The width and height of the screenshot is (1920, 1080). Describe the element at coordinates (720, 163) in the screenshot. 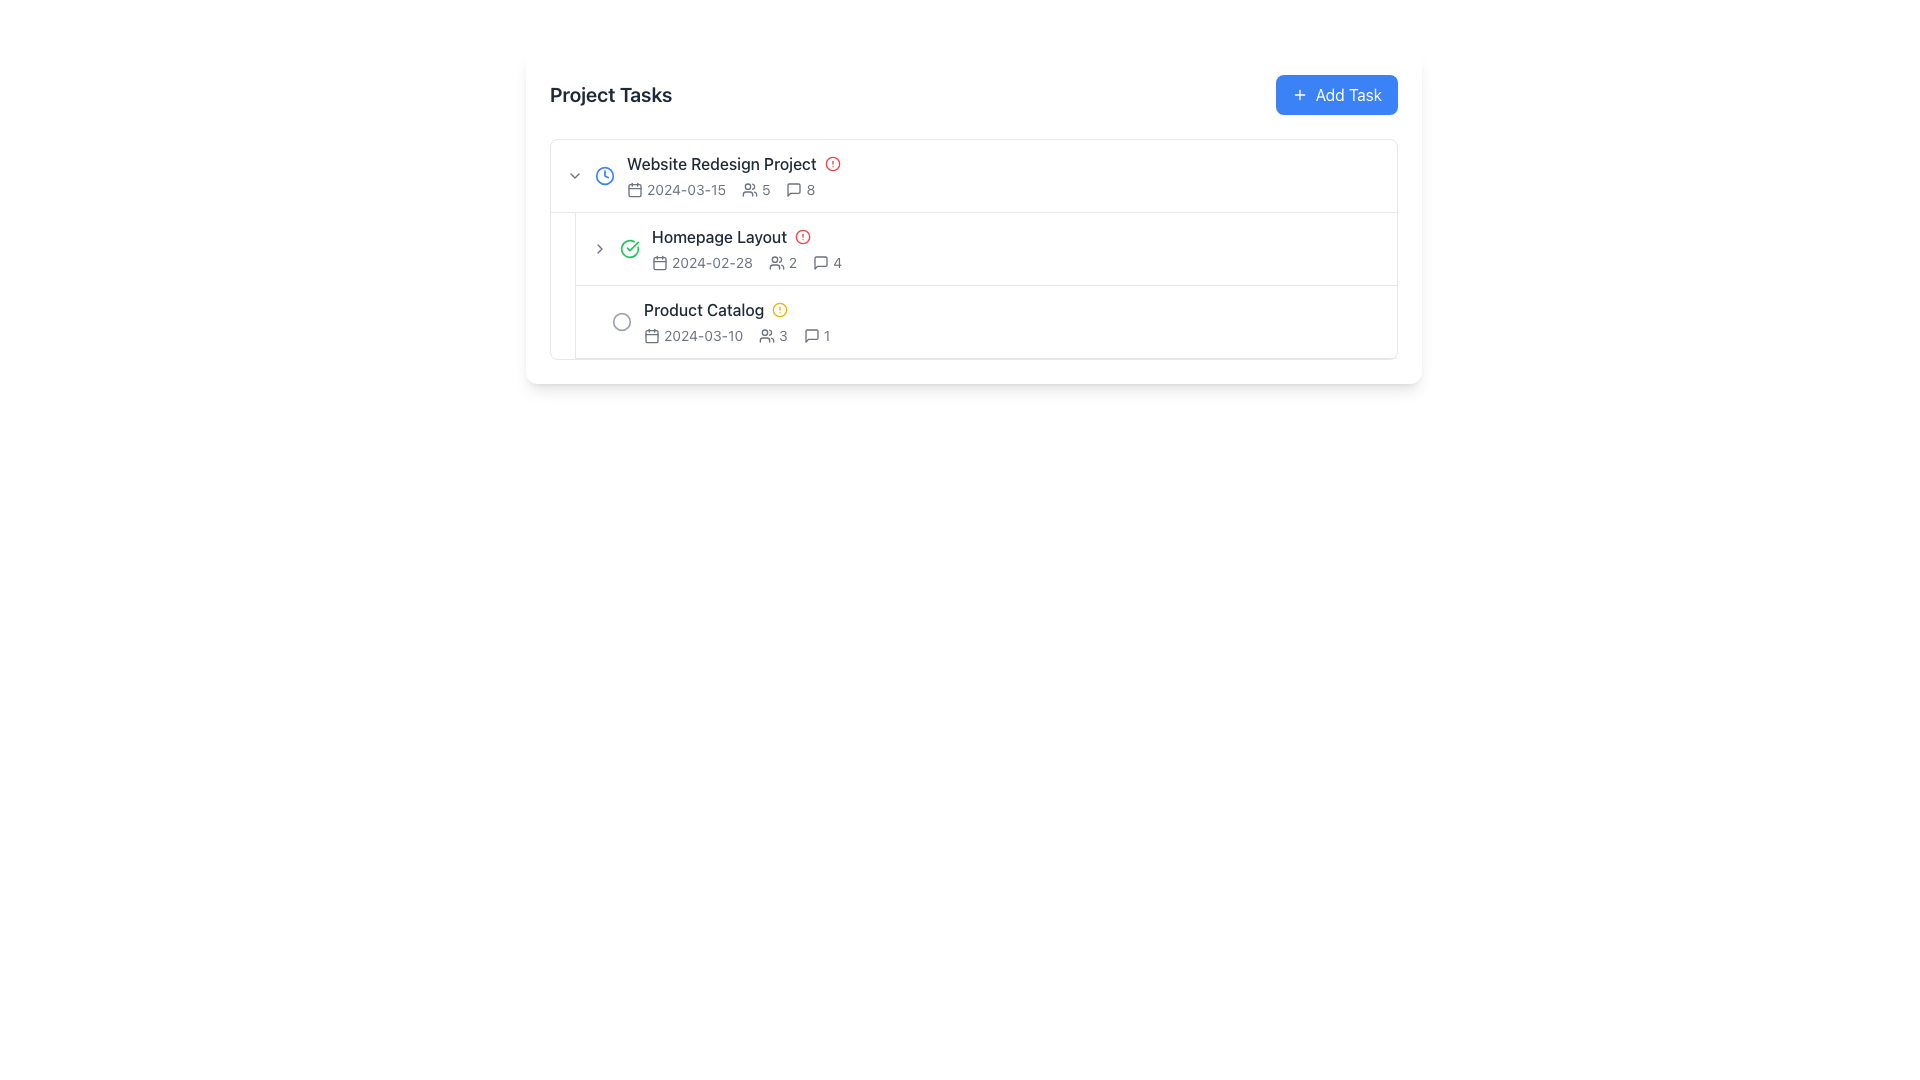

I see `text content of the label displaying 'Website Redesign Project', which is styled in medium-weight dark gray font and positioned at the top of the list under 'Project Tasks'` at that location.